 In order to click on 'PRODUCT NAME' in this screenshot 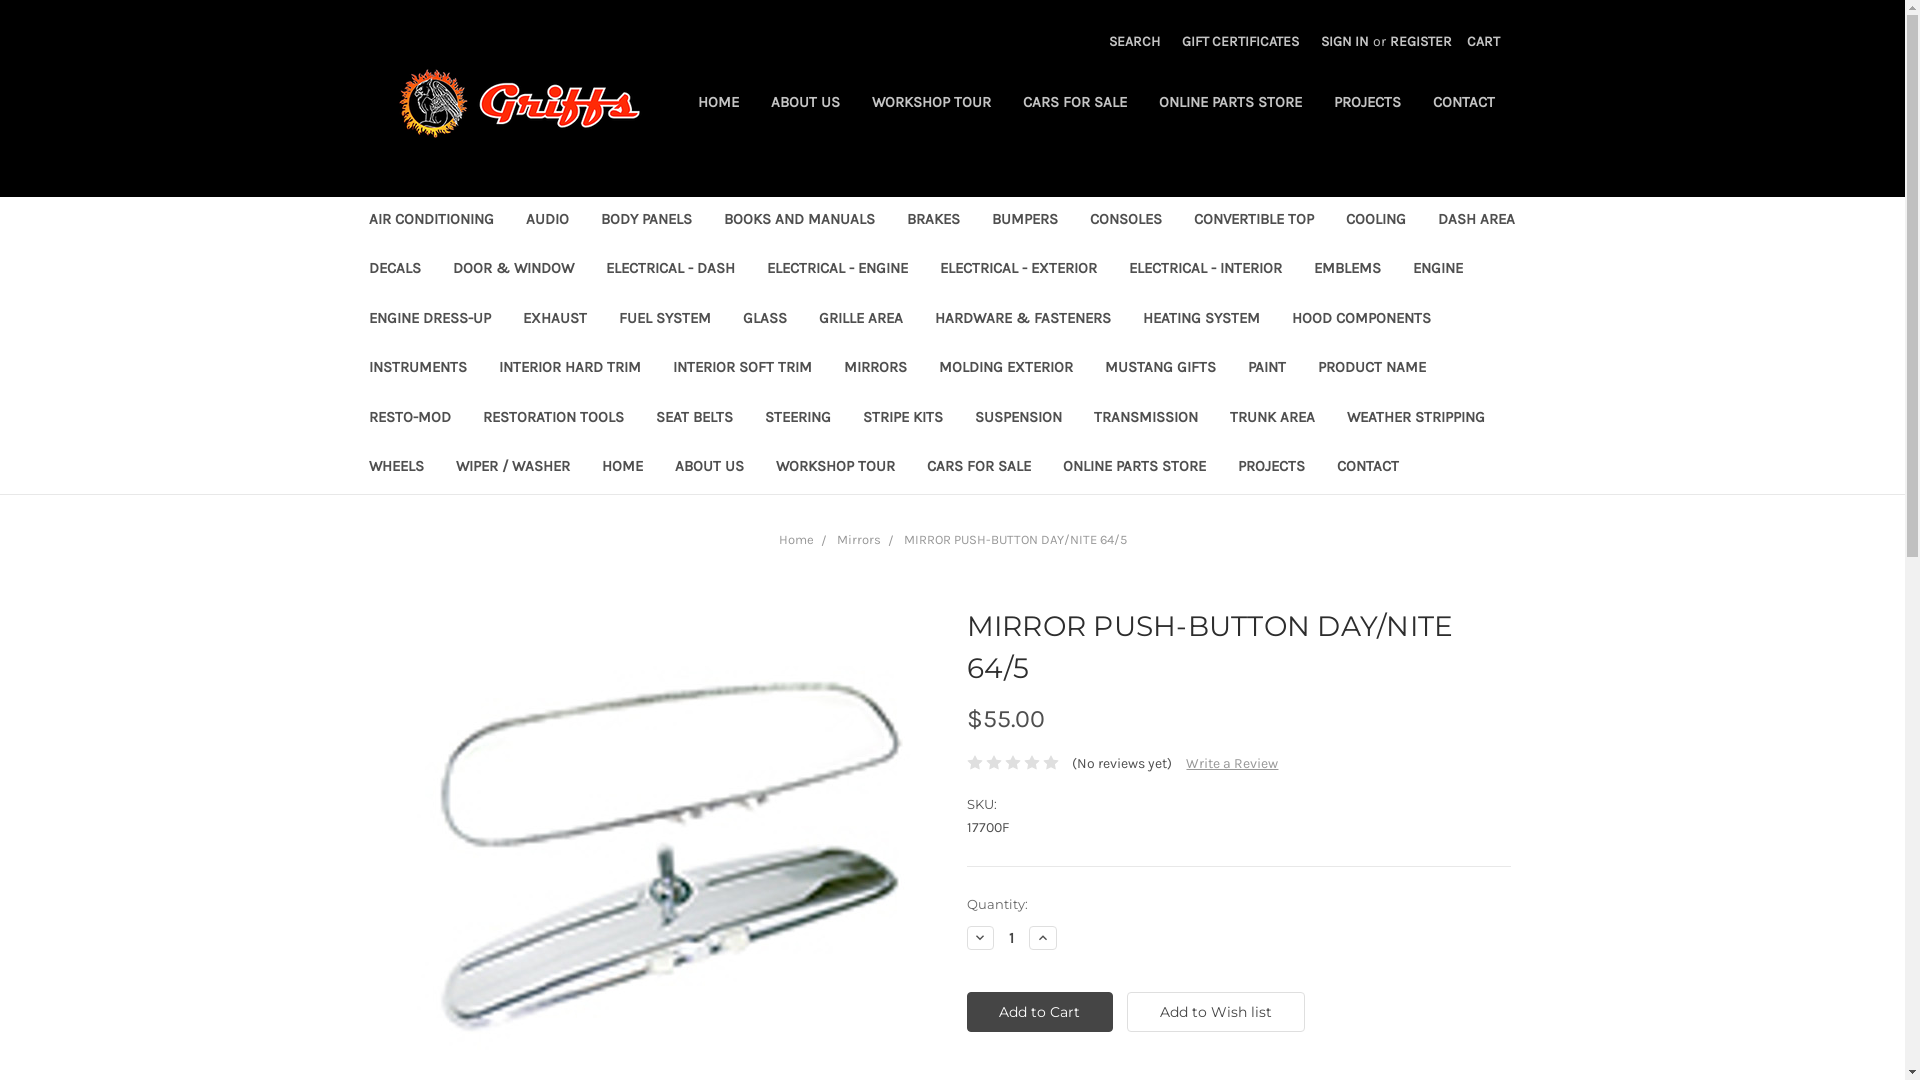, I will do `click(1301, 369)`.